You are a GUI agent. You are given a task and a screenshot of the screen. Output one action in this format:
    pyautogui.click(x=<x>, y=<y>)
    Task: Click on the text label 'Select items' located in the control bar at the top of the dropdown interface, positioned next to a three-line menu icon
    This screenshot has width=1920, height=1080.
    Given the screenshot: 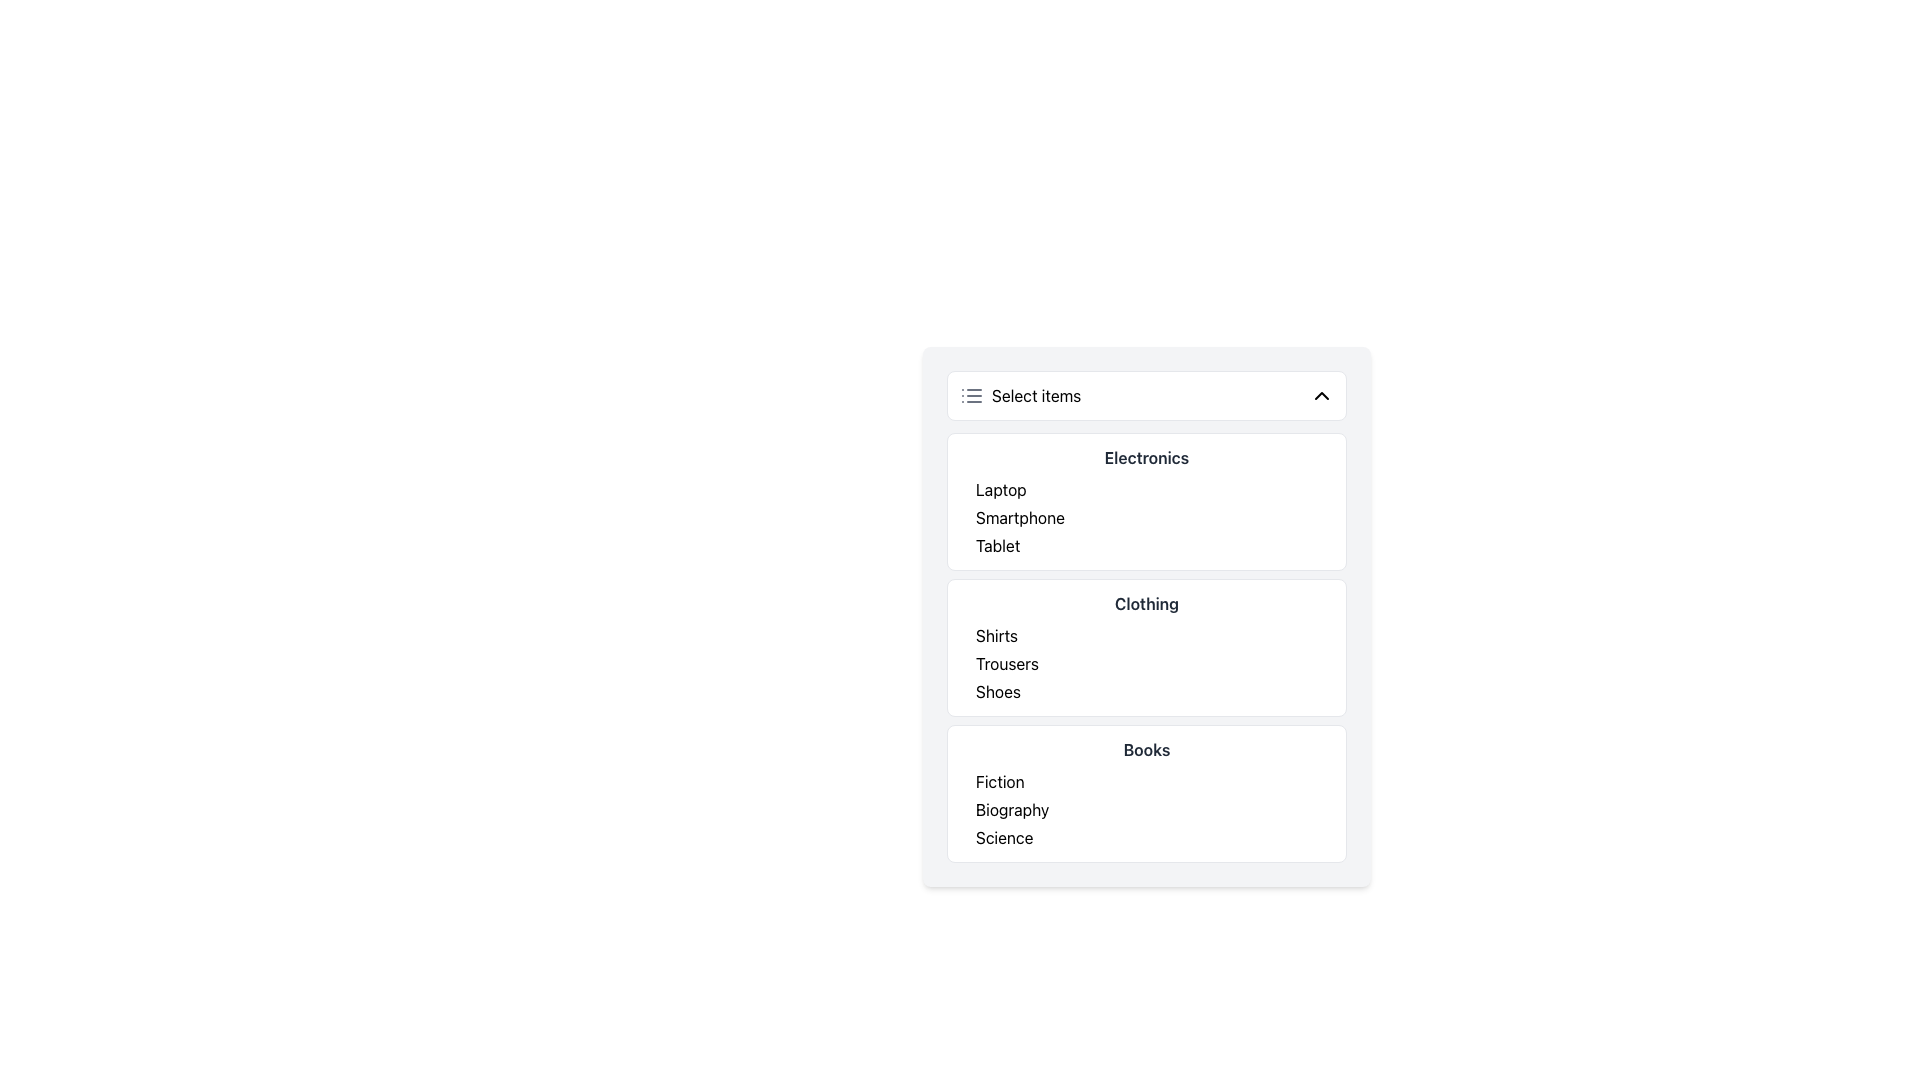 What is the action you would take?
    pyautogui.click(x=1036, y=396)
    